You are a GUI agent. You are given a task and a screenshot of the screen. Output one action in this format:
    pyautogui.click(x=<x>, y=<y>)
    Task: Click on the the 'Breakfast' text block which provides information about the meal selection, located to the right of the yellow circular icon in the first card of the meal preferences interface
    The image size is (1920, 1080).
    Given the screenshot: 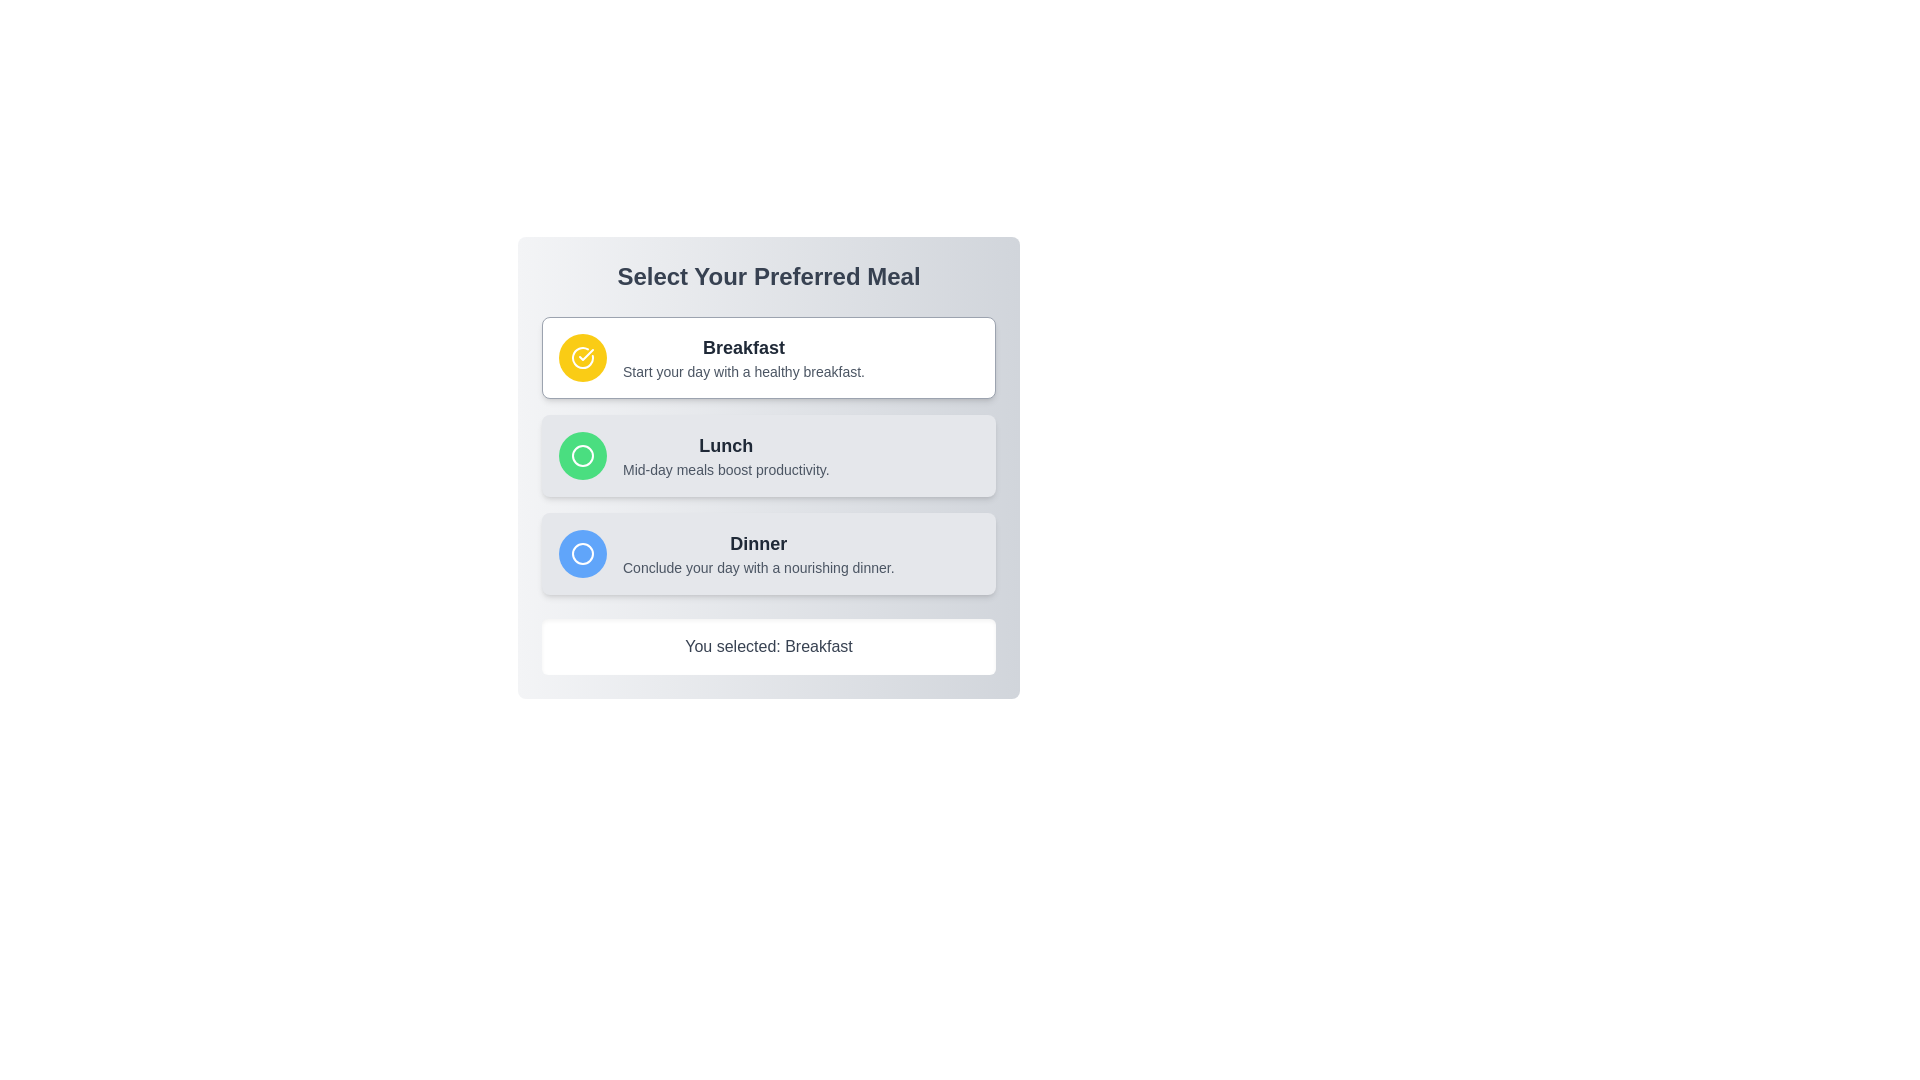 What is the action you would take?
    pyautogui.click(x=743, y=357)
    